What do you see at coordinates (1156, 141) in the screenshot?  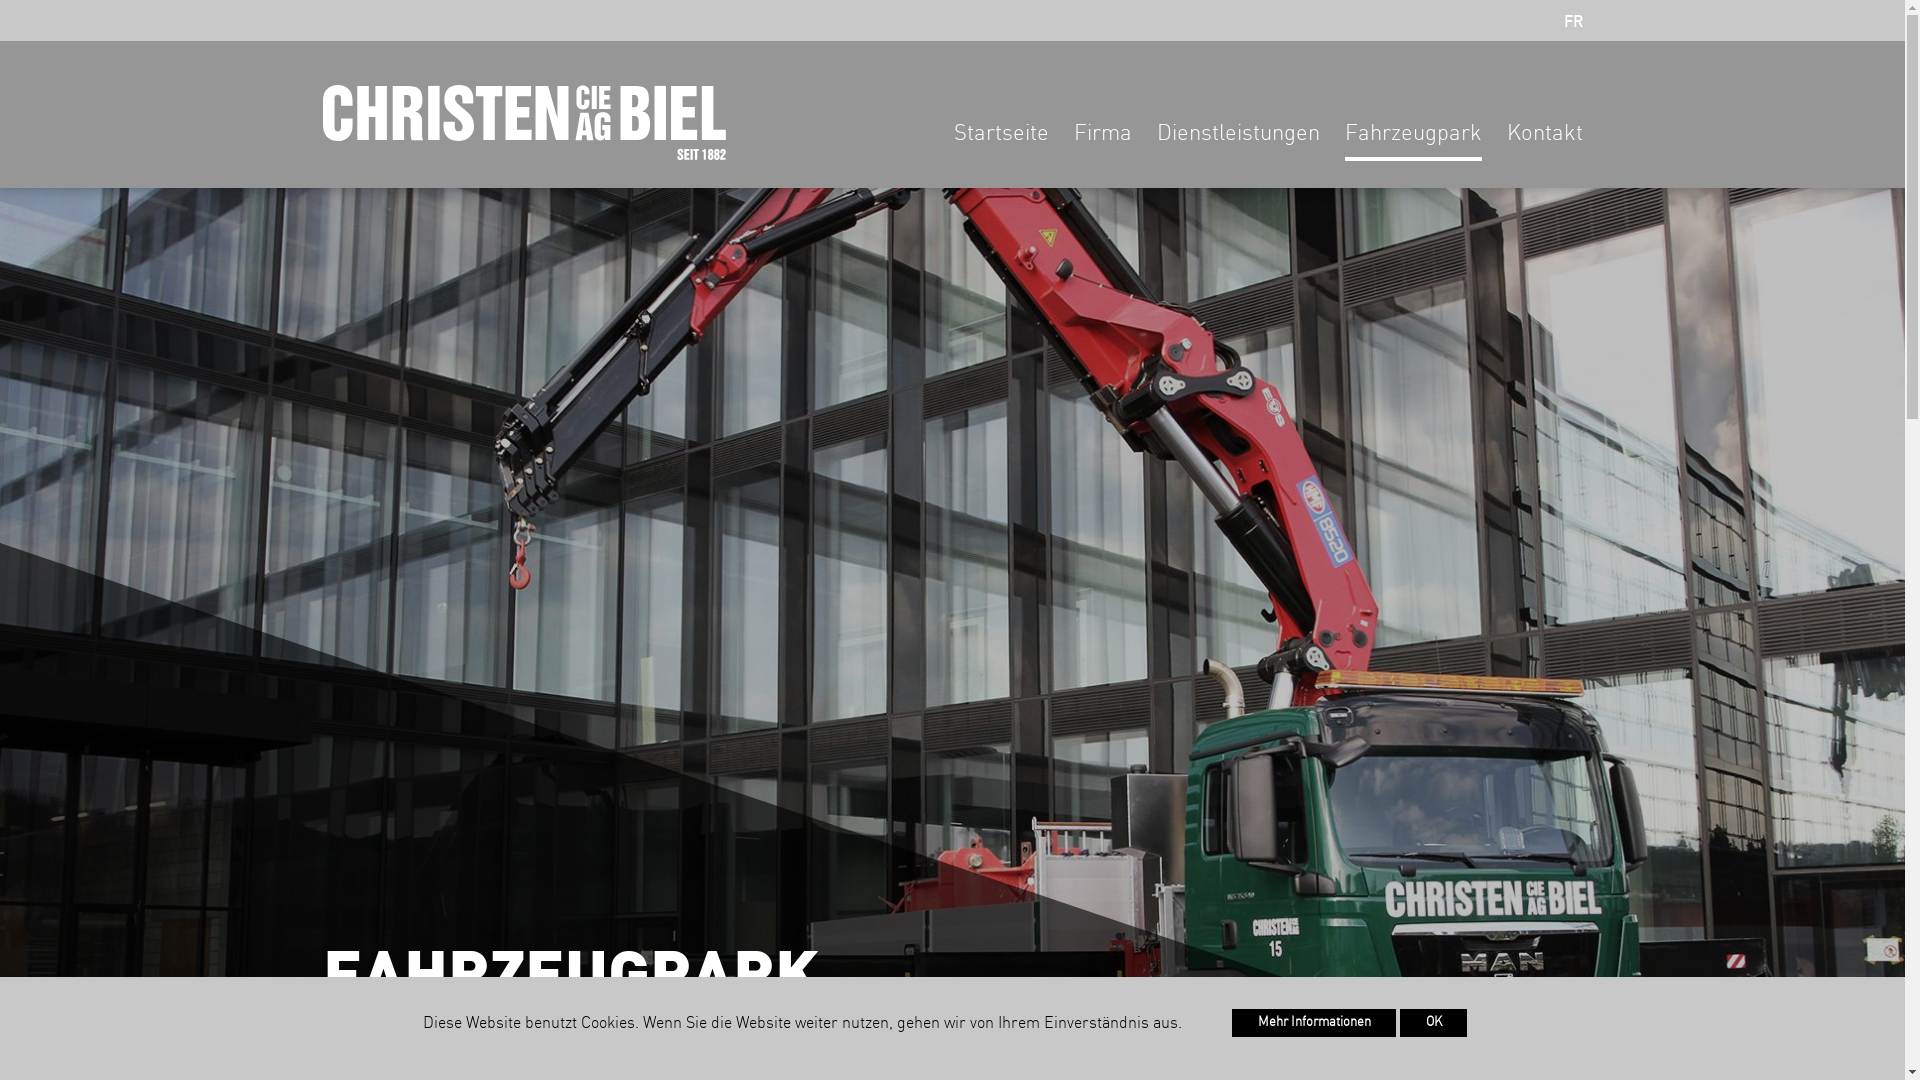 I see `'Dienstleistungen'` at bounding box center [1156, 141].